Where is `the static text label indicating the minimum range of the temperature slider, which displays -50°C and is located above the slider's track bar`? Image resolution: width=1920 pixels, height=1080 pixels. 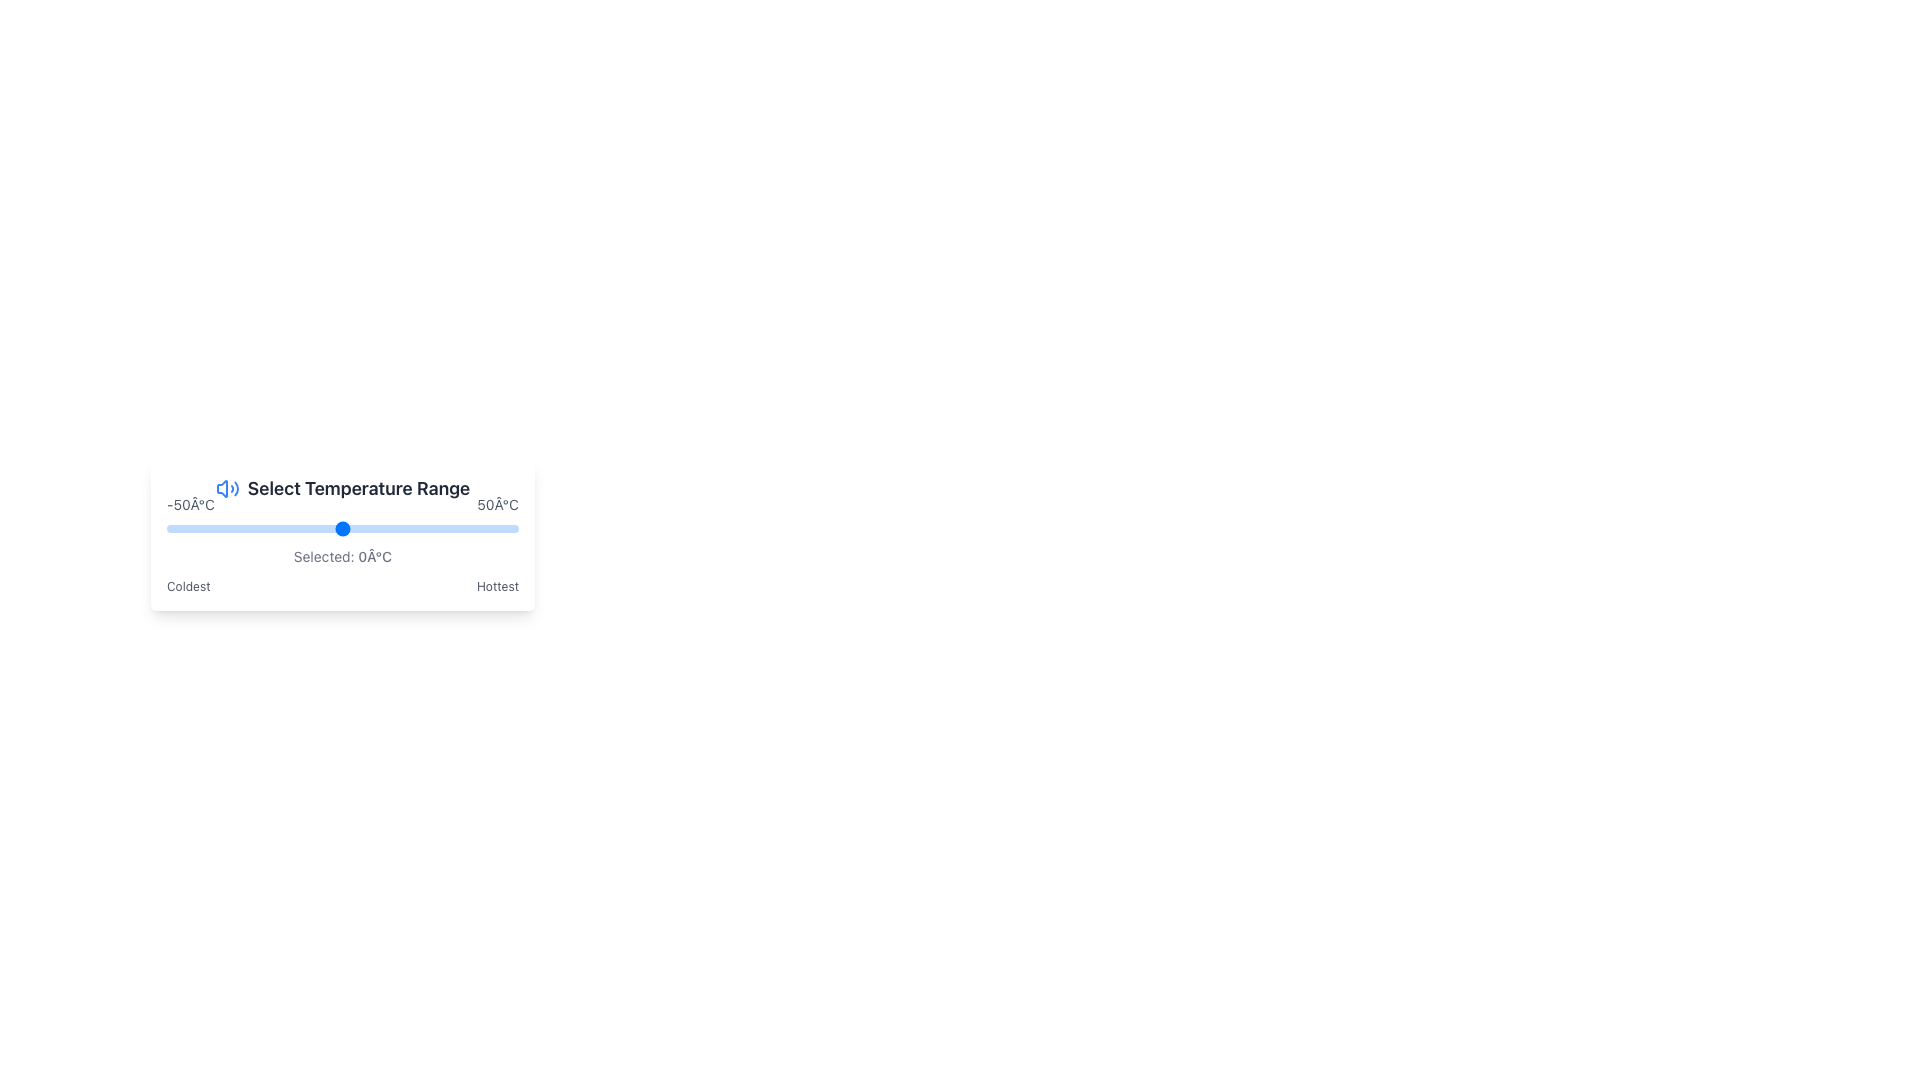 the static text label indicating the minimum range of the temperature slider, which displays -50°C and is located above the slider's track bar is located at coordinates (191, 504).